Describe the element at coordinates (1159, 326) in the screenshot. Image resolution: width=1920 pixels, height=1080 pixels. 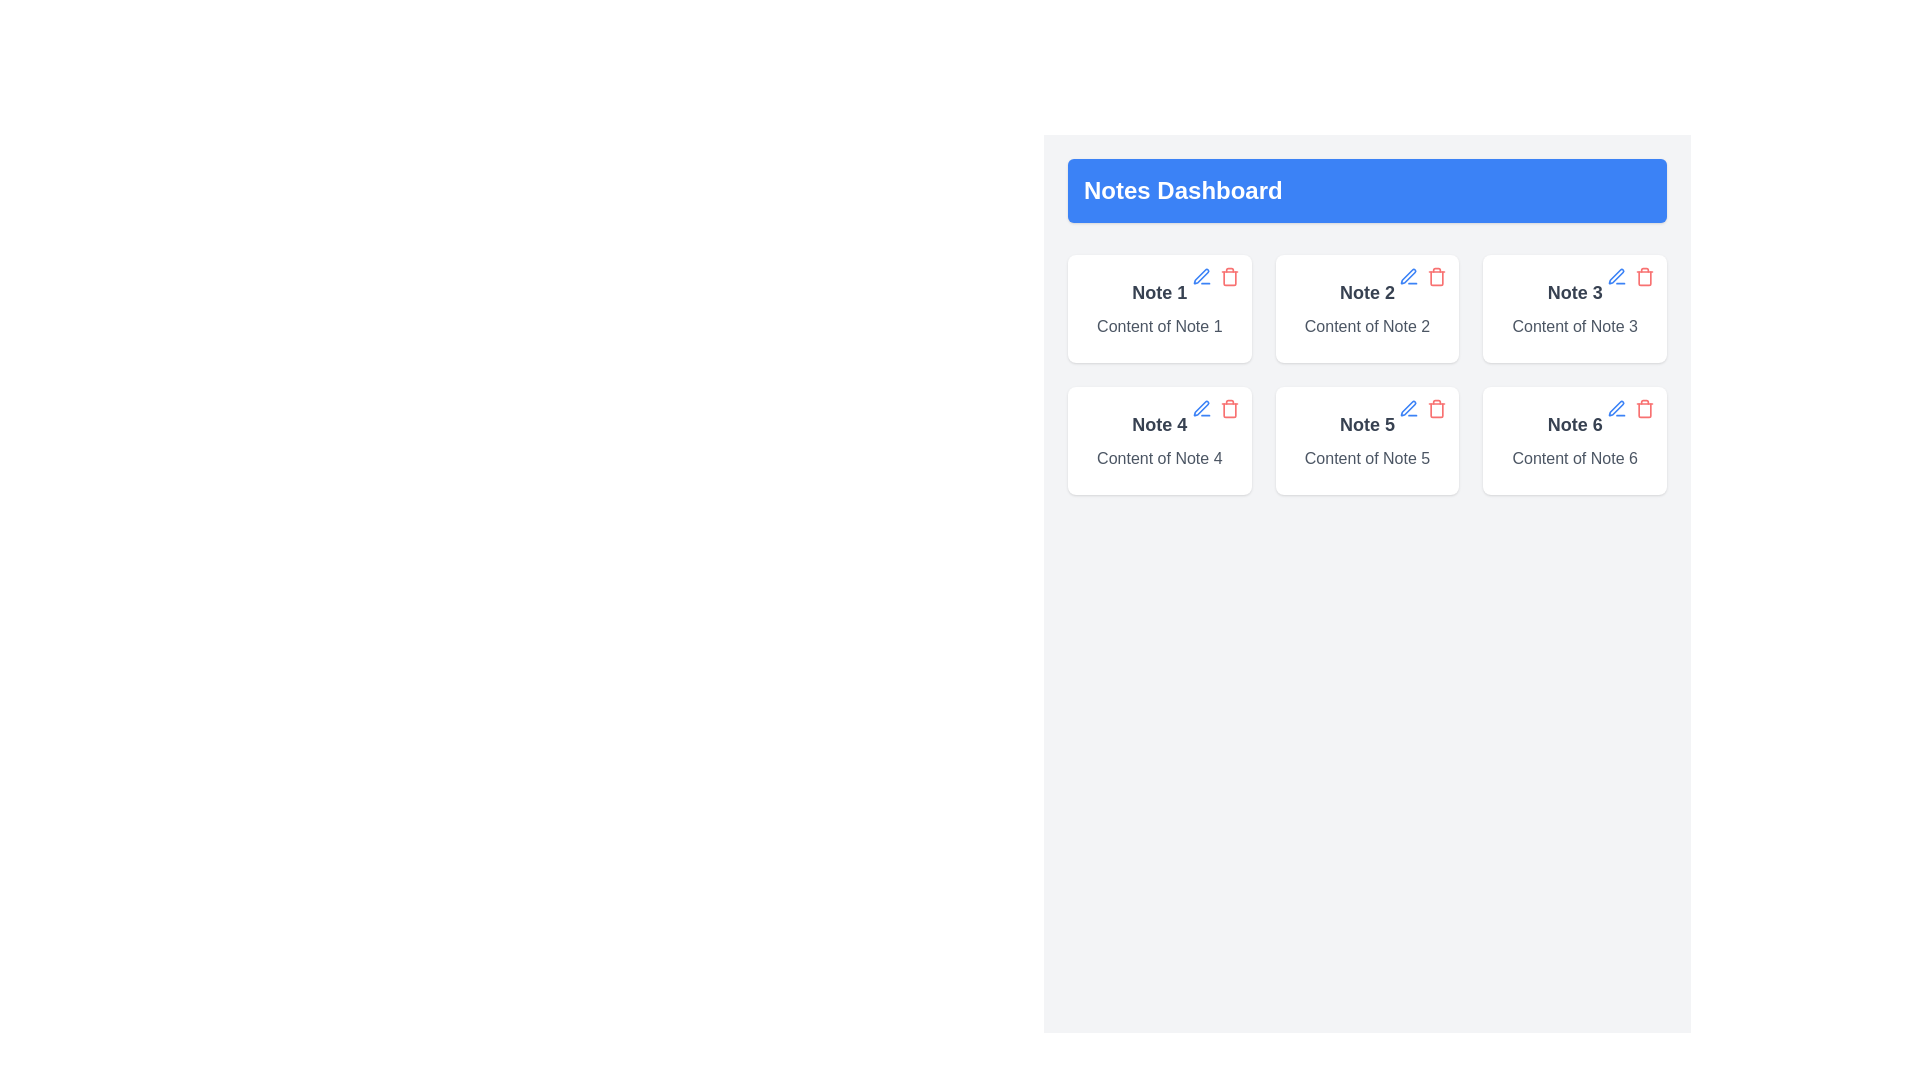
I see `the text display that shows 'Content of Note 1', which is styled in gray and is located in the white card below the title 'Note 1' on the Notes Dashboard` at that location.